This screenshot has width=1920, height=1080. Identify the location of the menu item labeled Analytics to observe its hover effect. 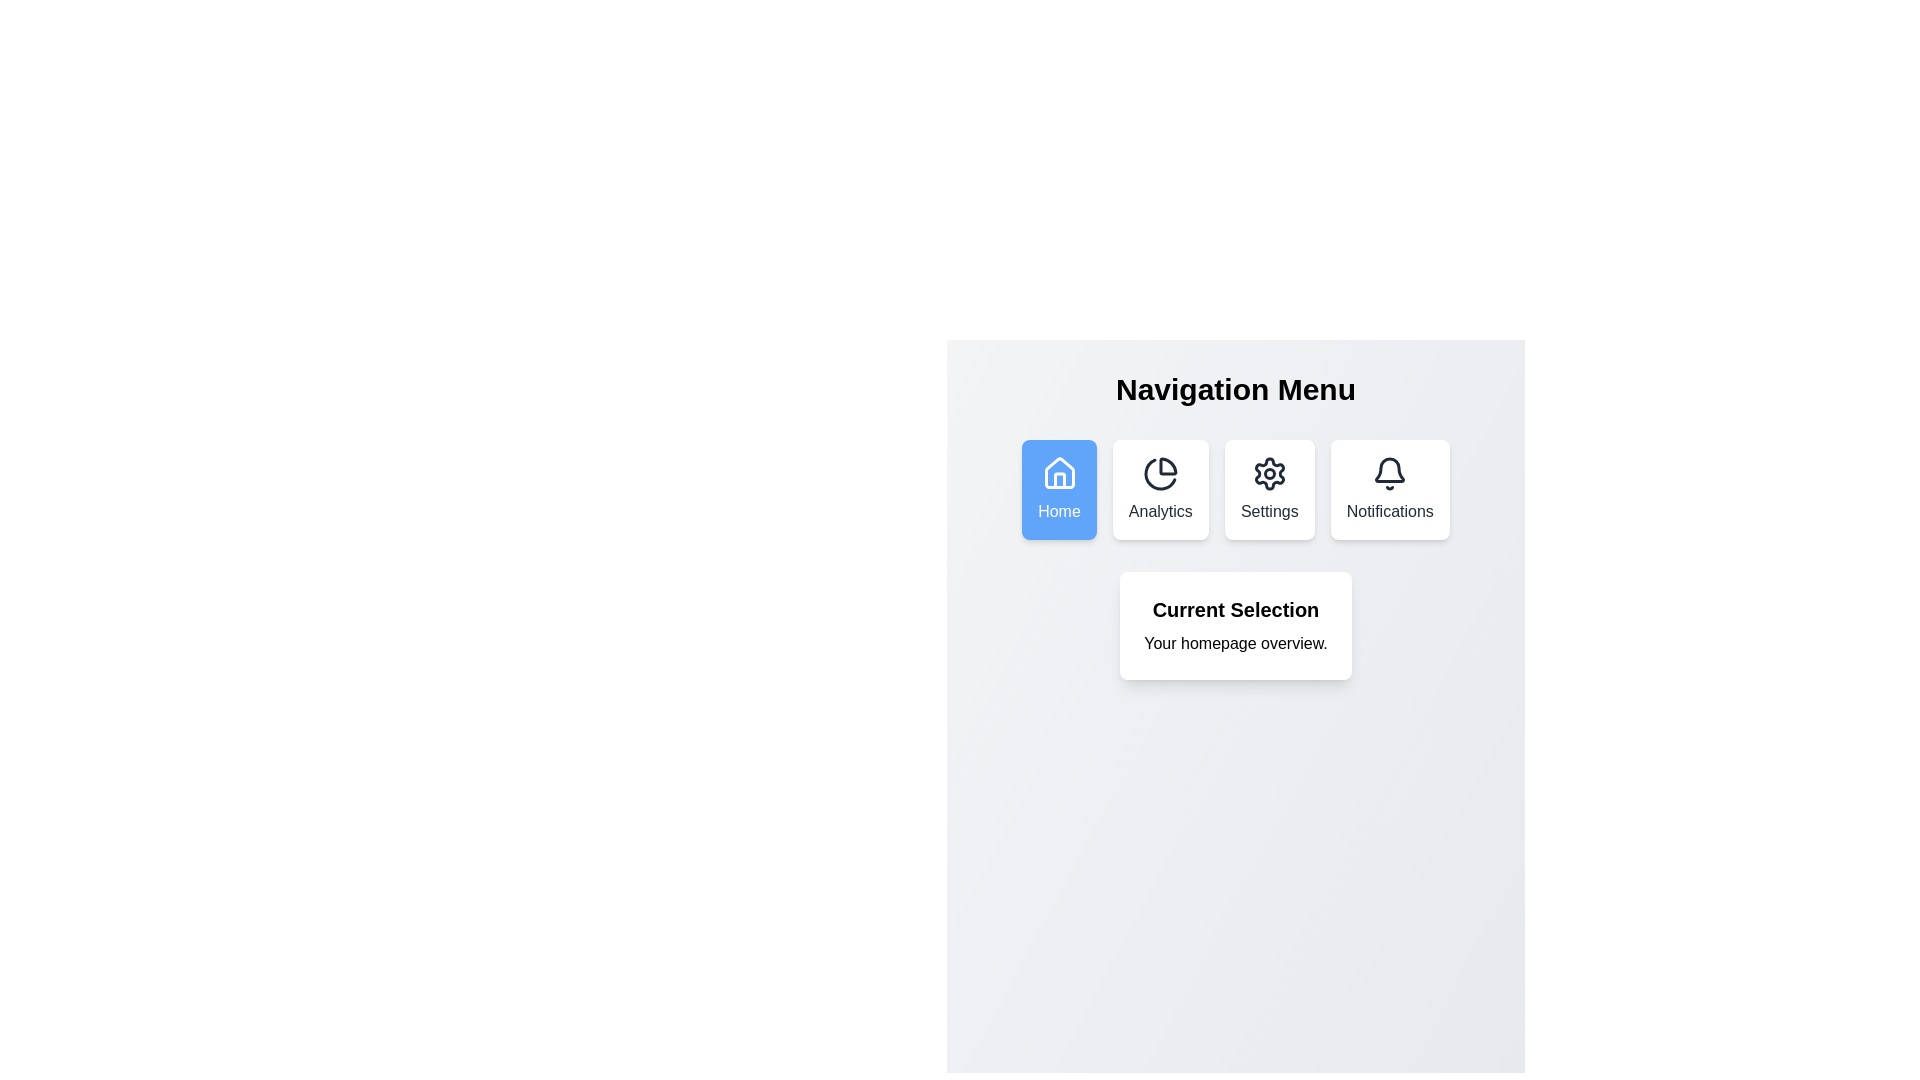
(1160, 489).